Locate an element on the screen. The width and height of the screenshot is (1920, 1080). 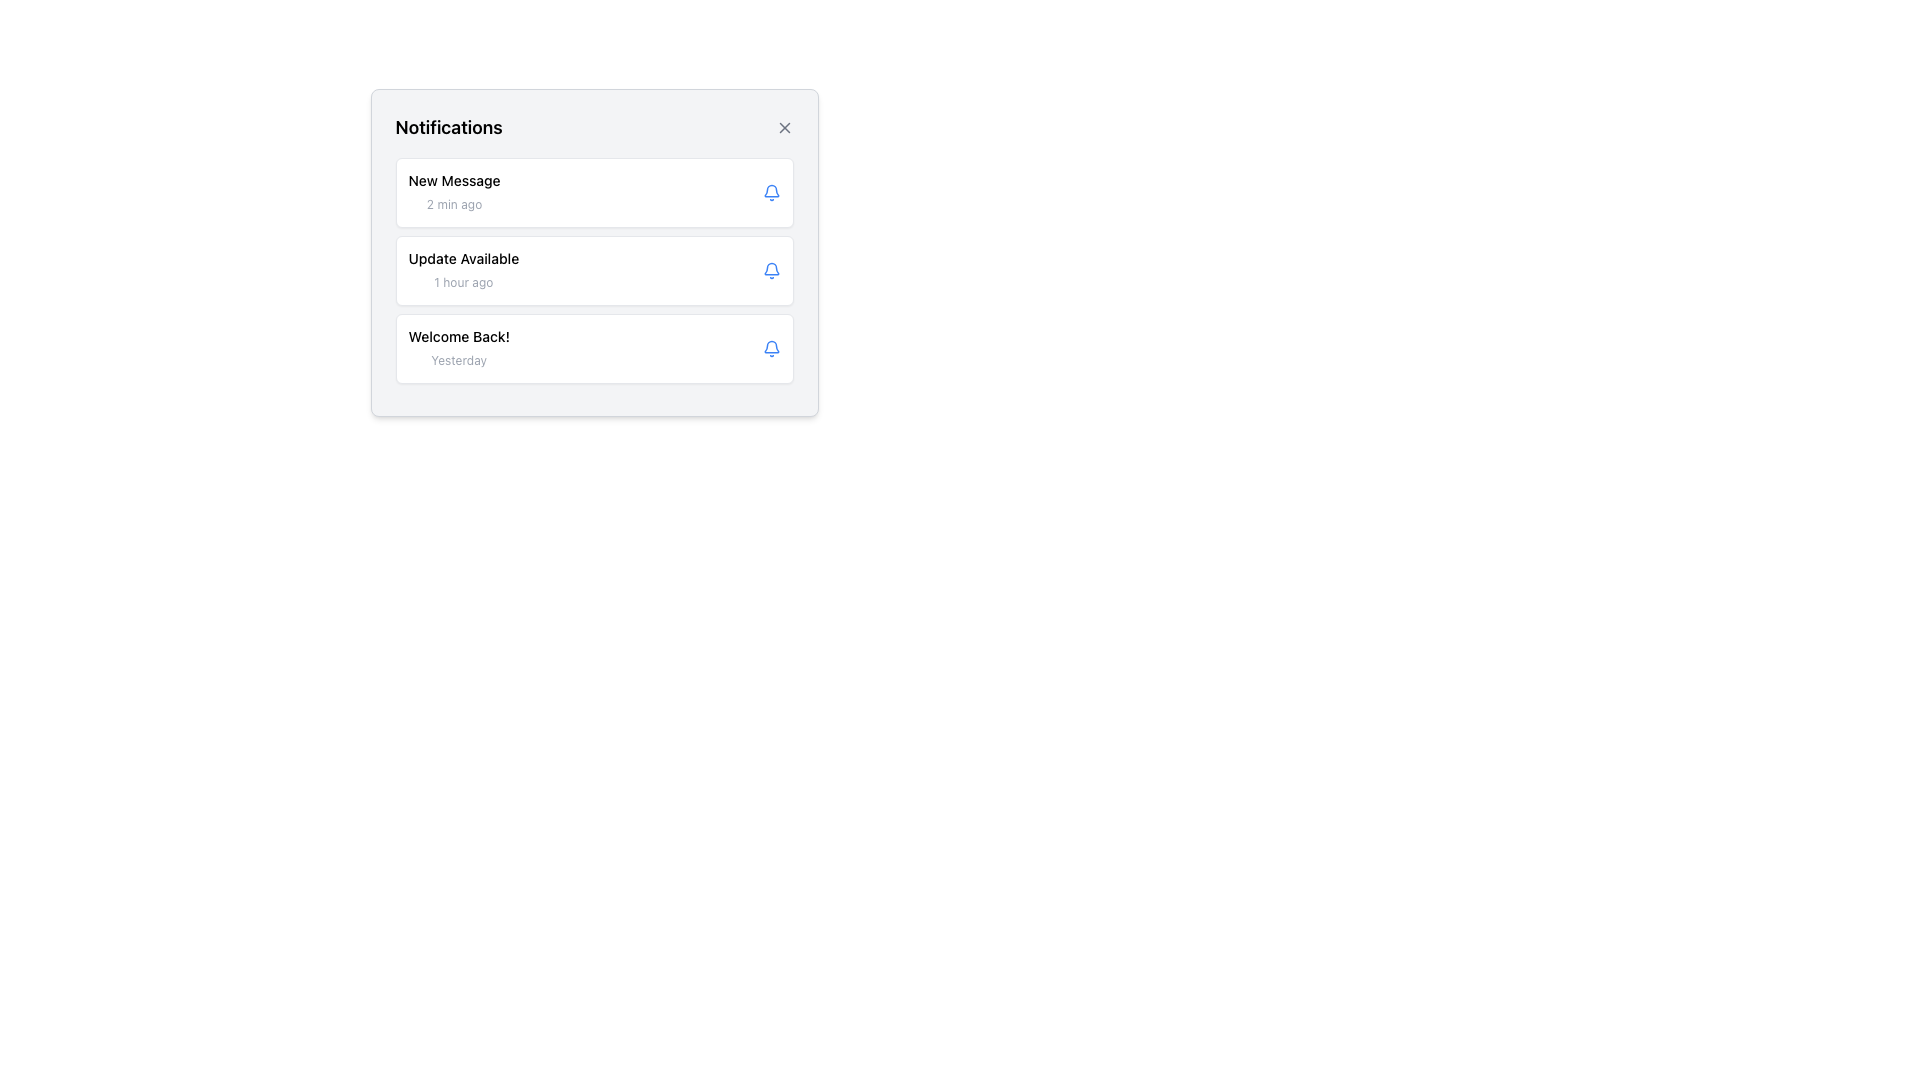
the header text of the last notification entry in the notification dialog, which is positioned above the secondary text 'Yesterday' is located at coordinates (458, 335).